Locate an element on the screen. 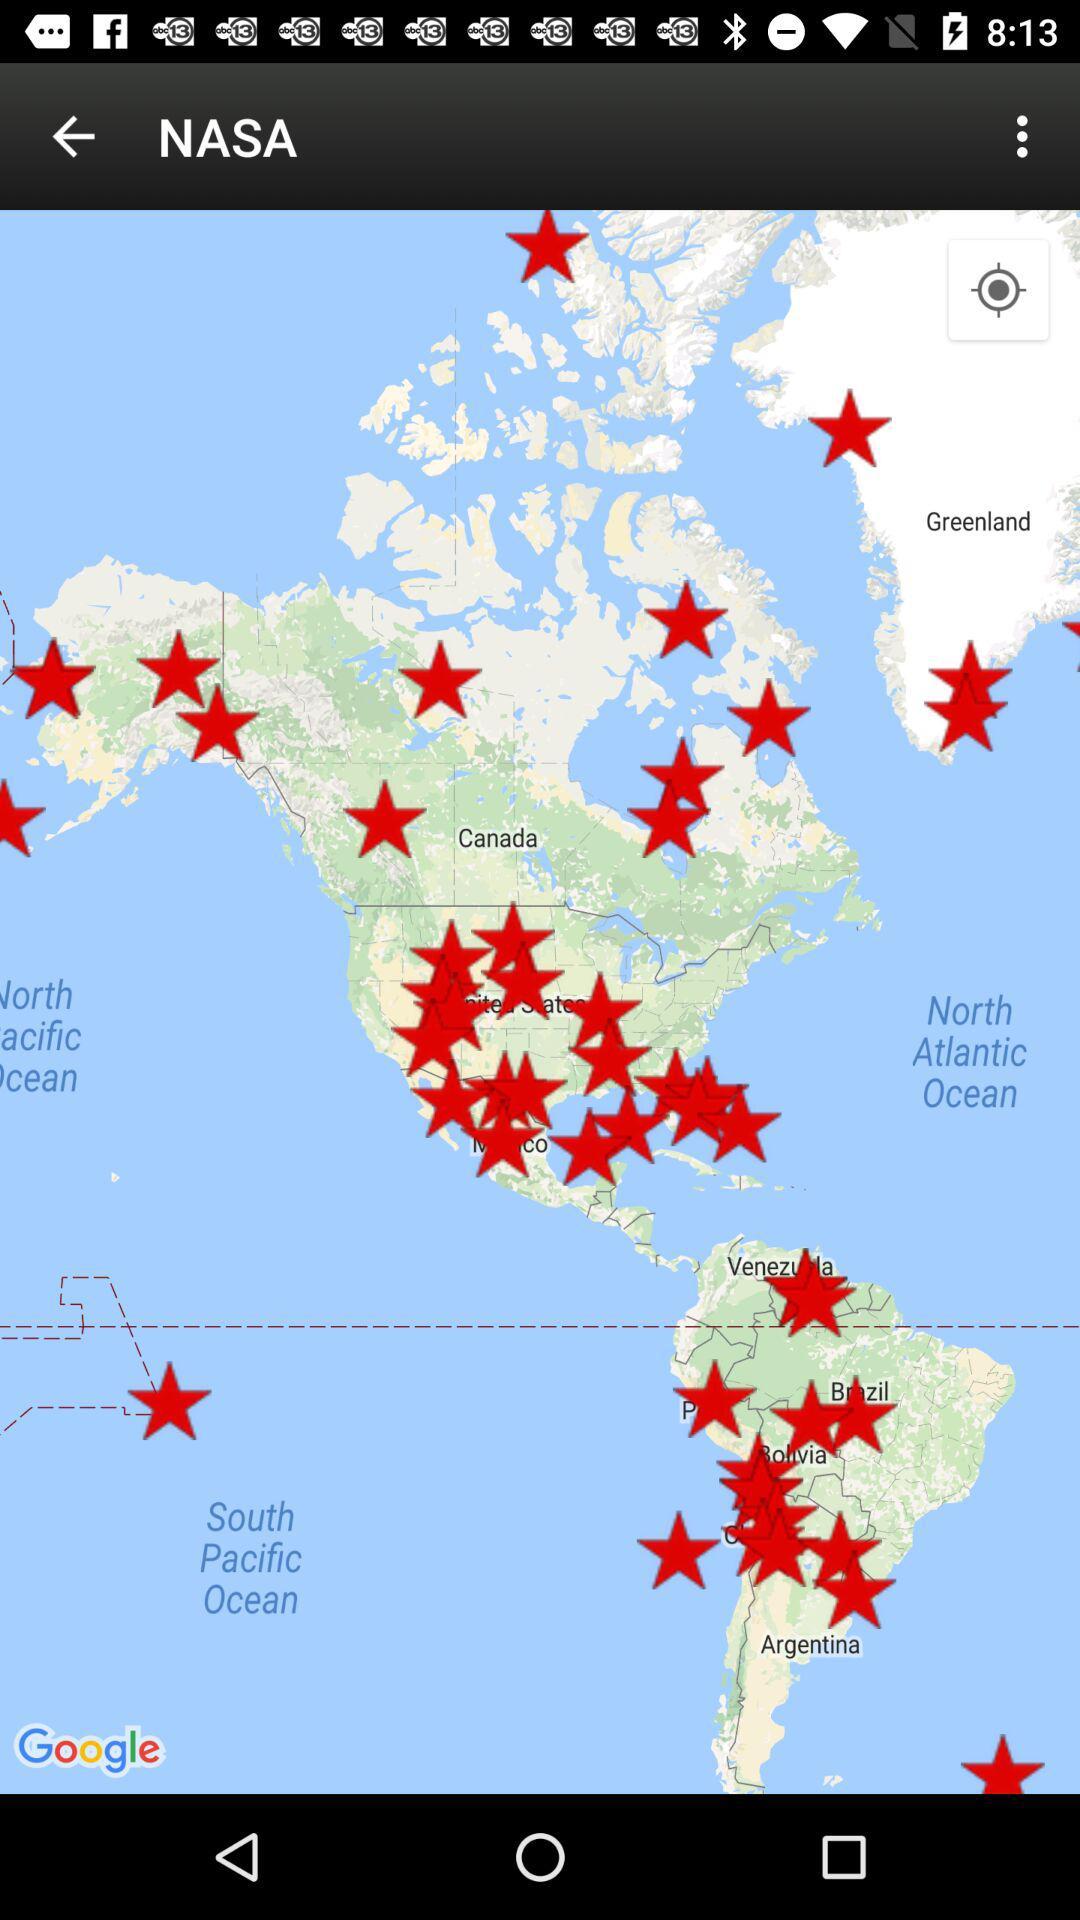 This screenshot has width=1080, height=1920. icon next to the nasa item is located at coordinates (72, 135).